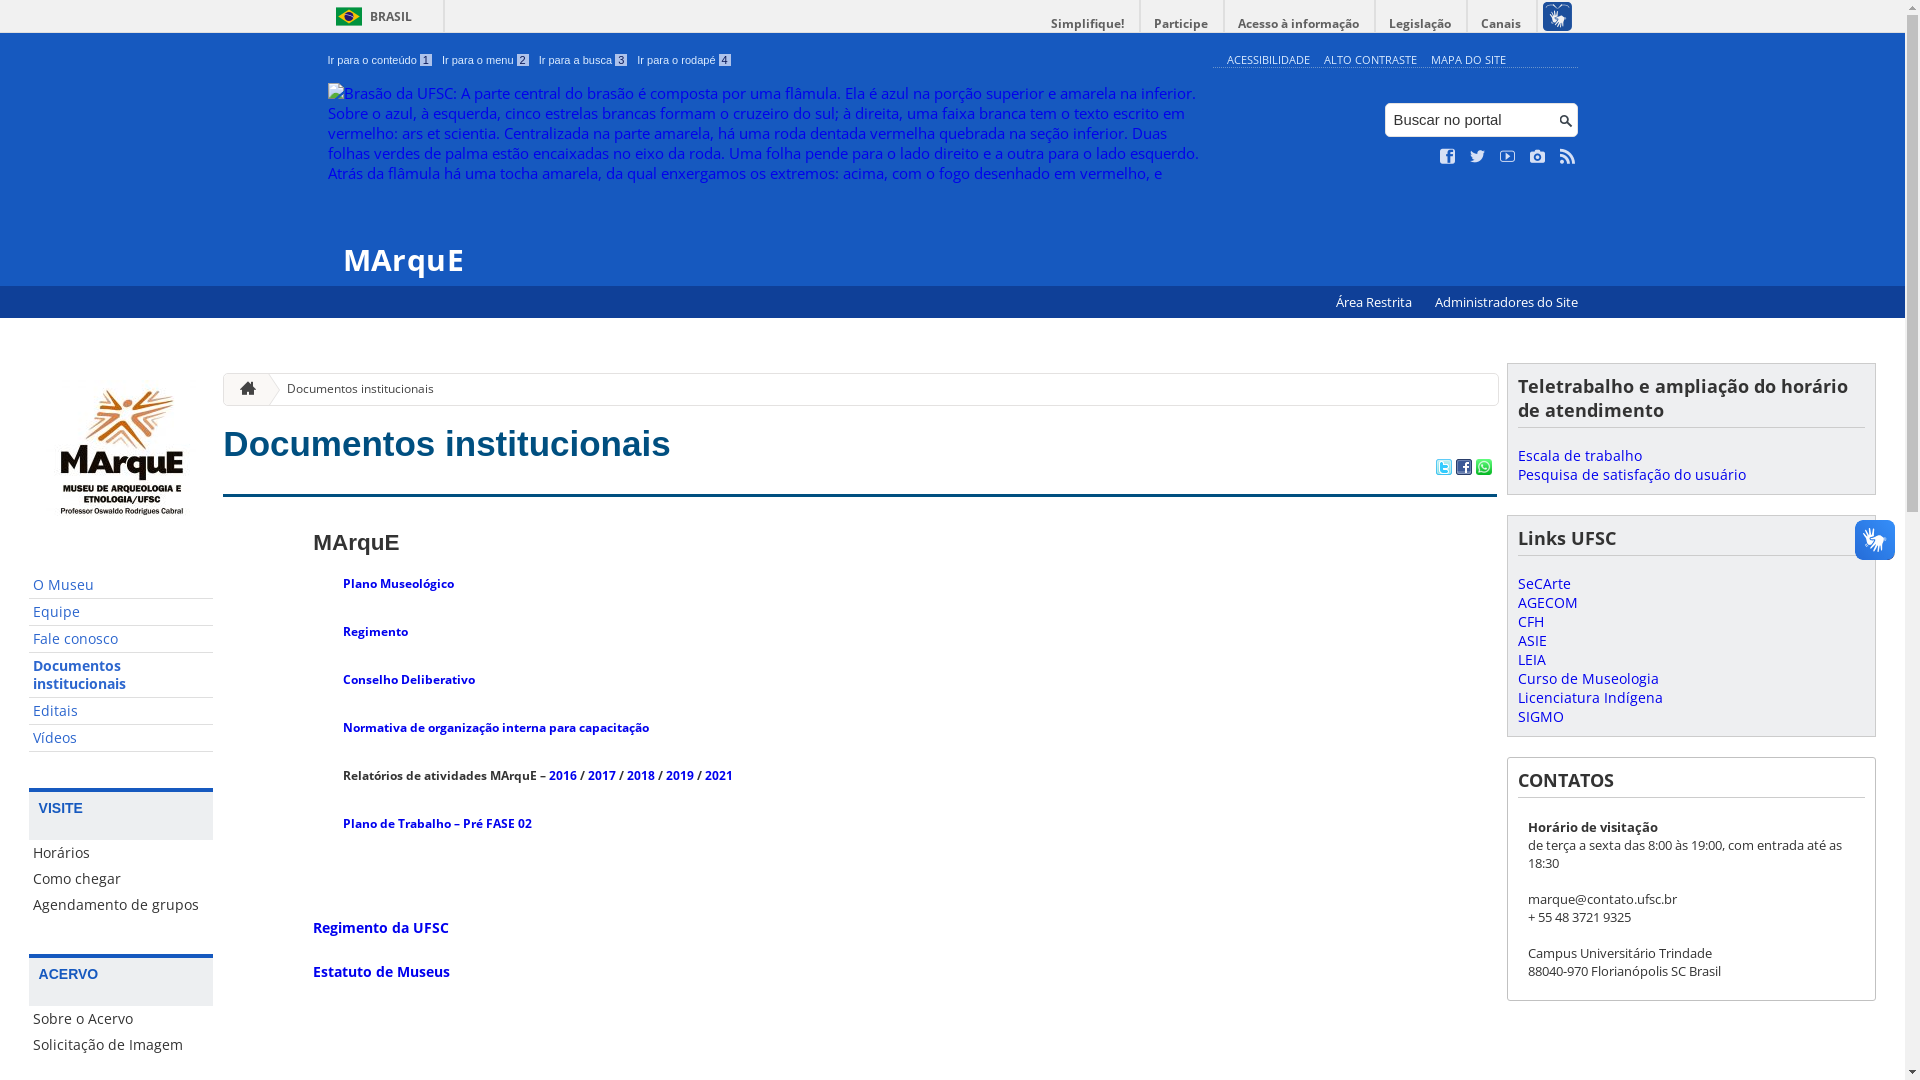 This screenshot has height=1080, width=1920. I want to click on 'Administradores do Site', so click(1505, 302).